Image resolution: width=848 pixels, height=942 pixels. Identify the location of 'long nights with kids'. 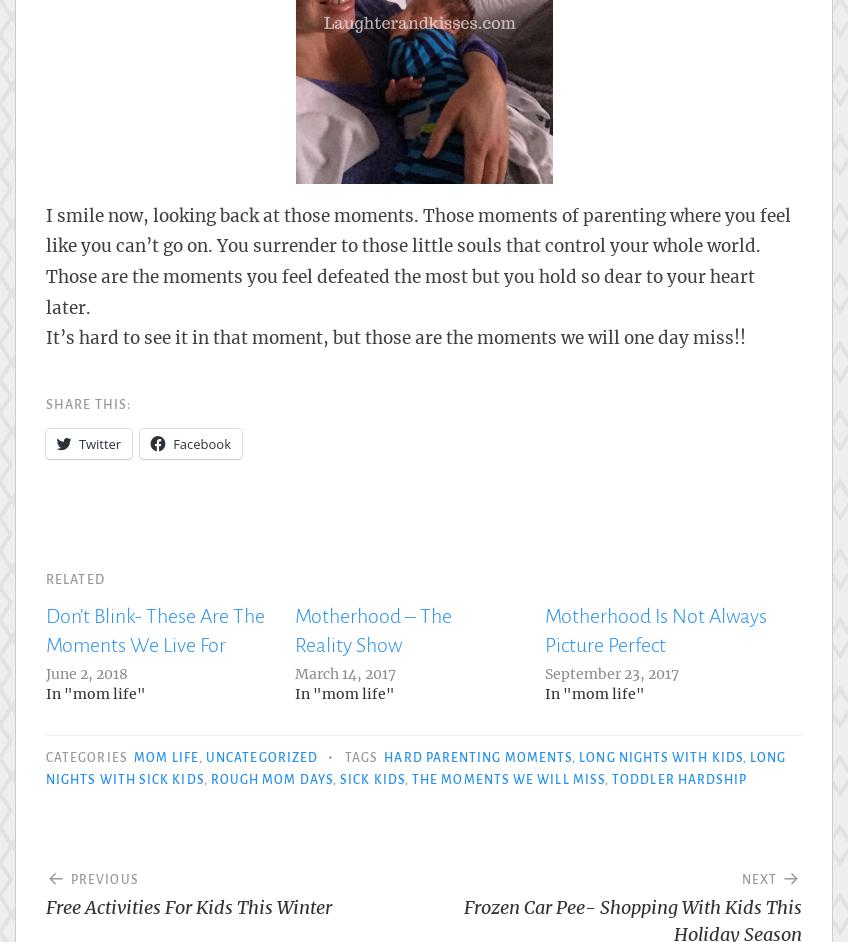
(578, 756).